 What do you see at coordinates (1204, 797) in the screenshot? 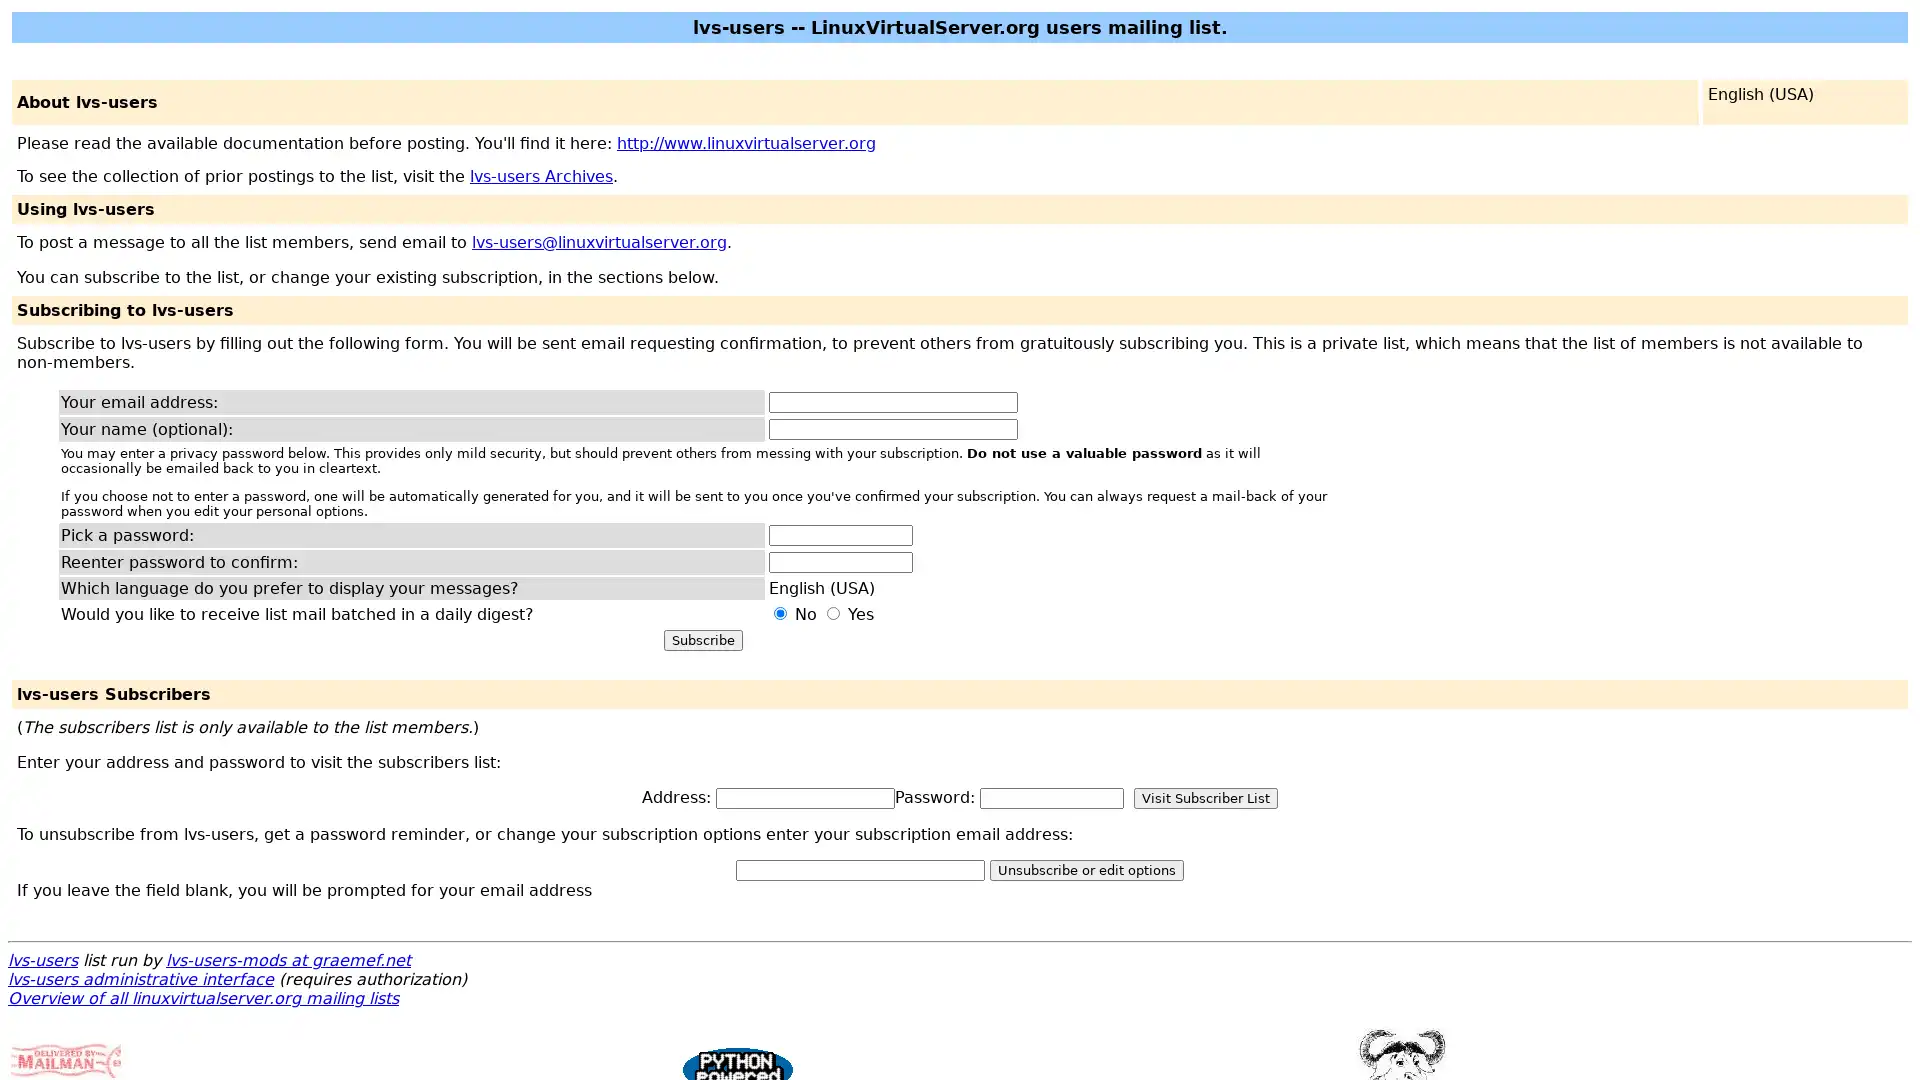
I see `Visit Subscriber List` at bounding box center [1204, 797].